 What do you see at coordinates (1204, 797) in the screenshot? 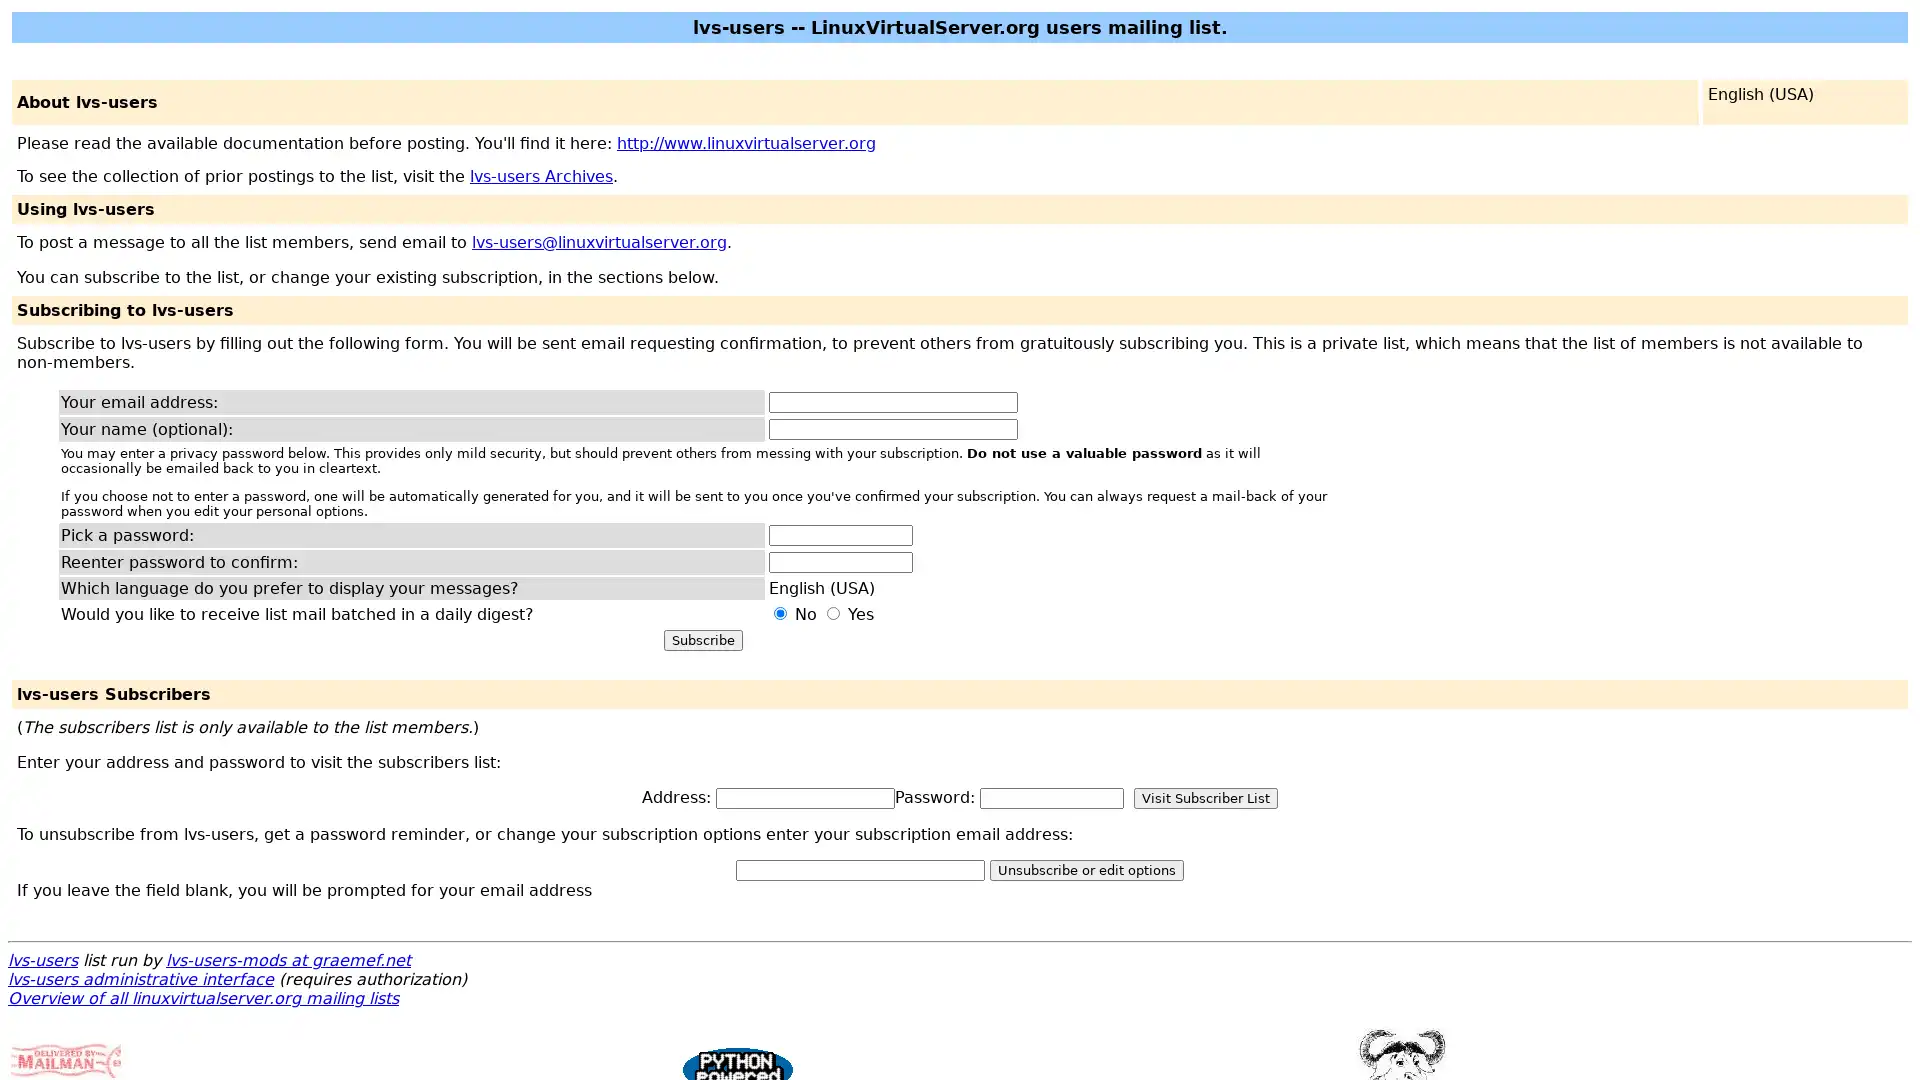
I see `Visit Subscriber List` at bounding box center [1204, 797].